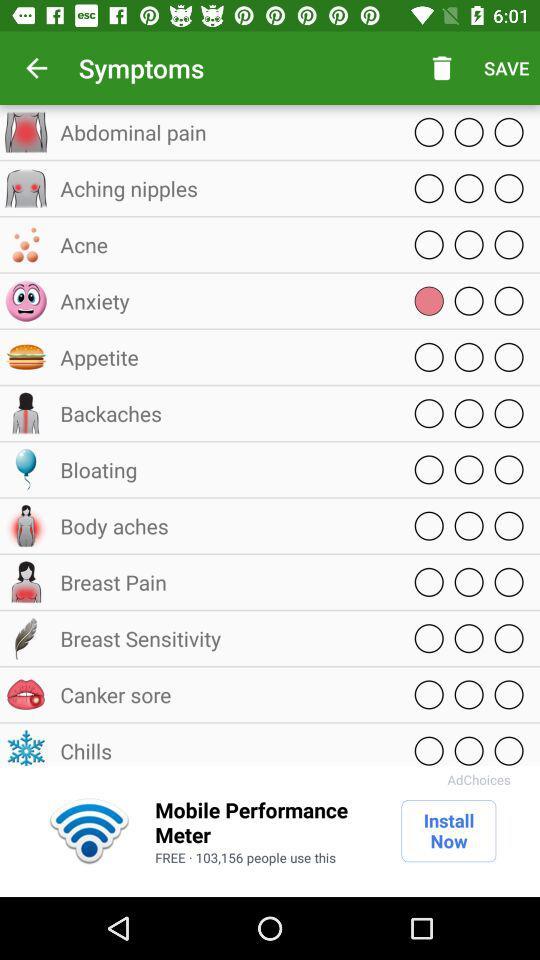 This screenshot has height=960, width=540. Describe the element at coordinates (36, 68) in the screenshot. I see `the icon to the left of the symptoms` at that location.